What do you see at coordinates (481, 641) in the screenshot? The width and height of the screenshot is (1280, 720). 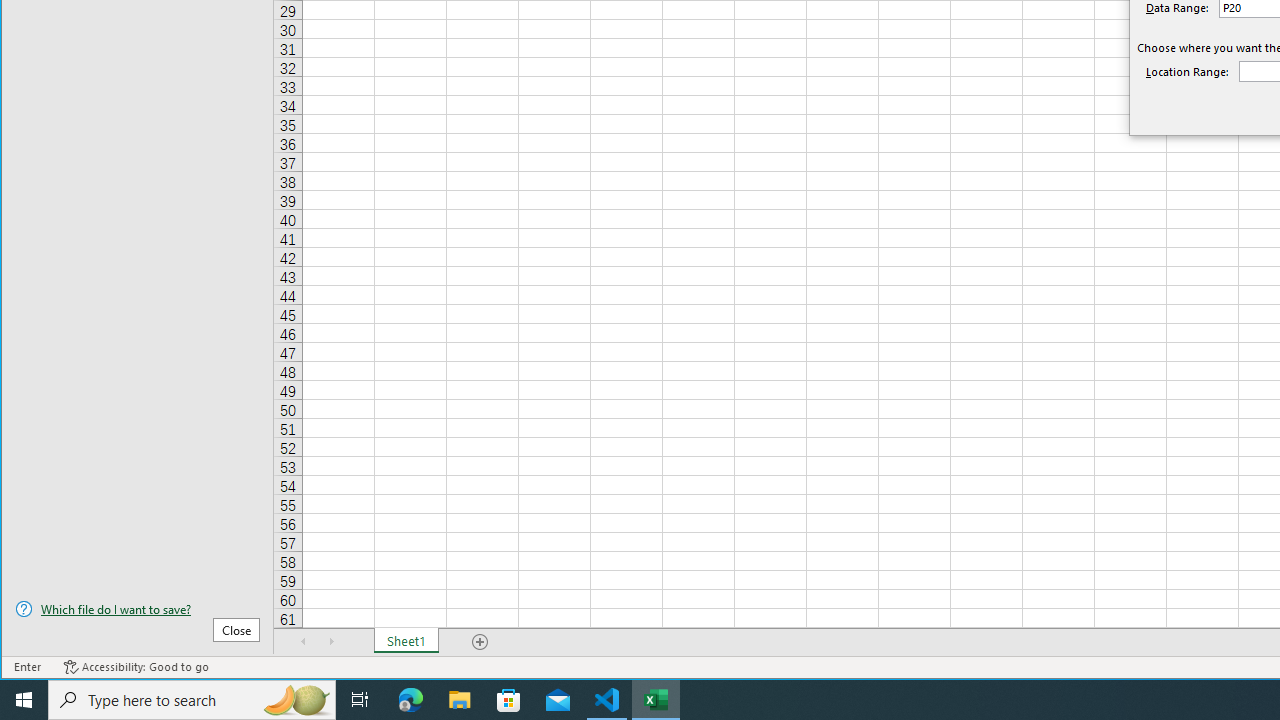 I see `'Add Sheet'` at bounding box center [481, 641].